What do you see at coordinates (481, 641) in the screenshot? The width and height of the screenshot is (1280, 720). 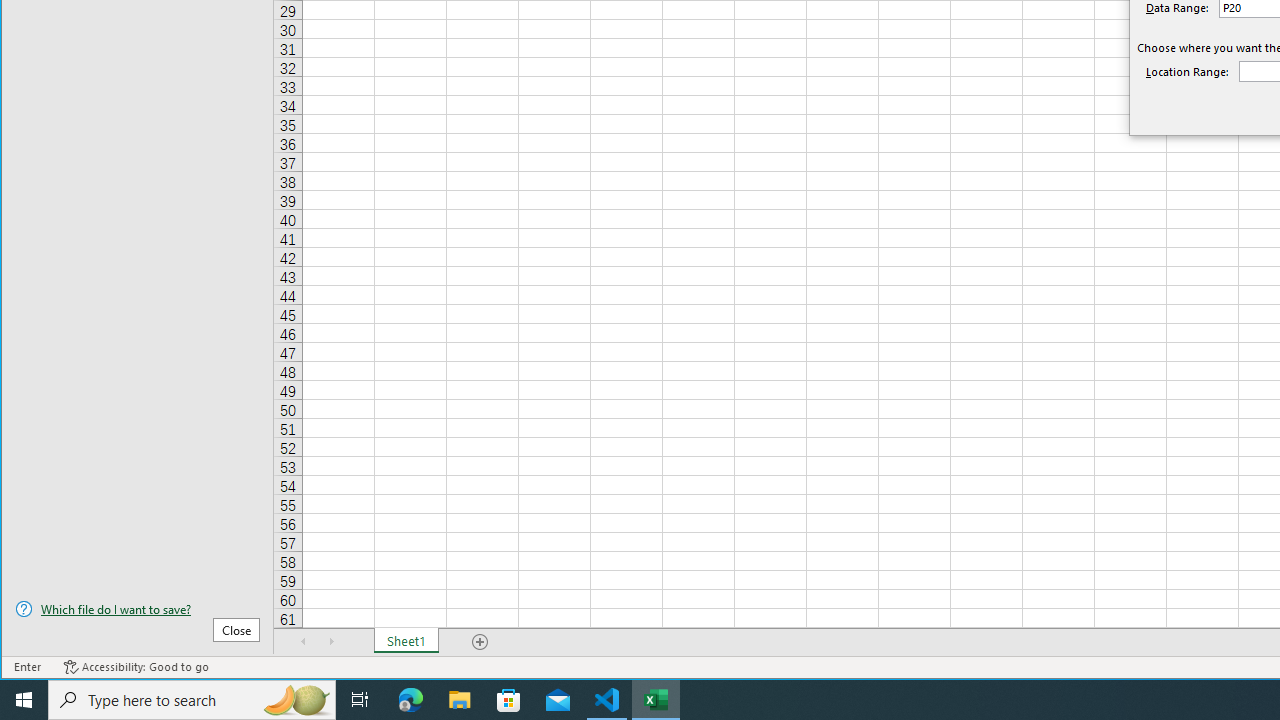 I see `'Add Sheet'` at bounding box center [481, 641].